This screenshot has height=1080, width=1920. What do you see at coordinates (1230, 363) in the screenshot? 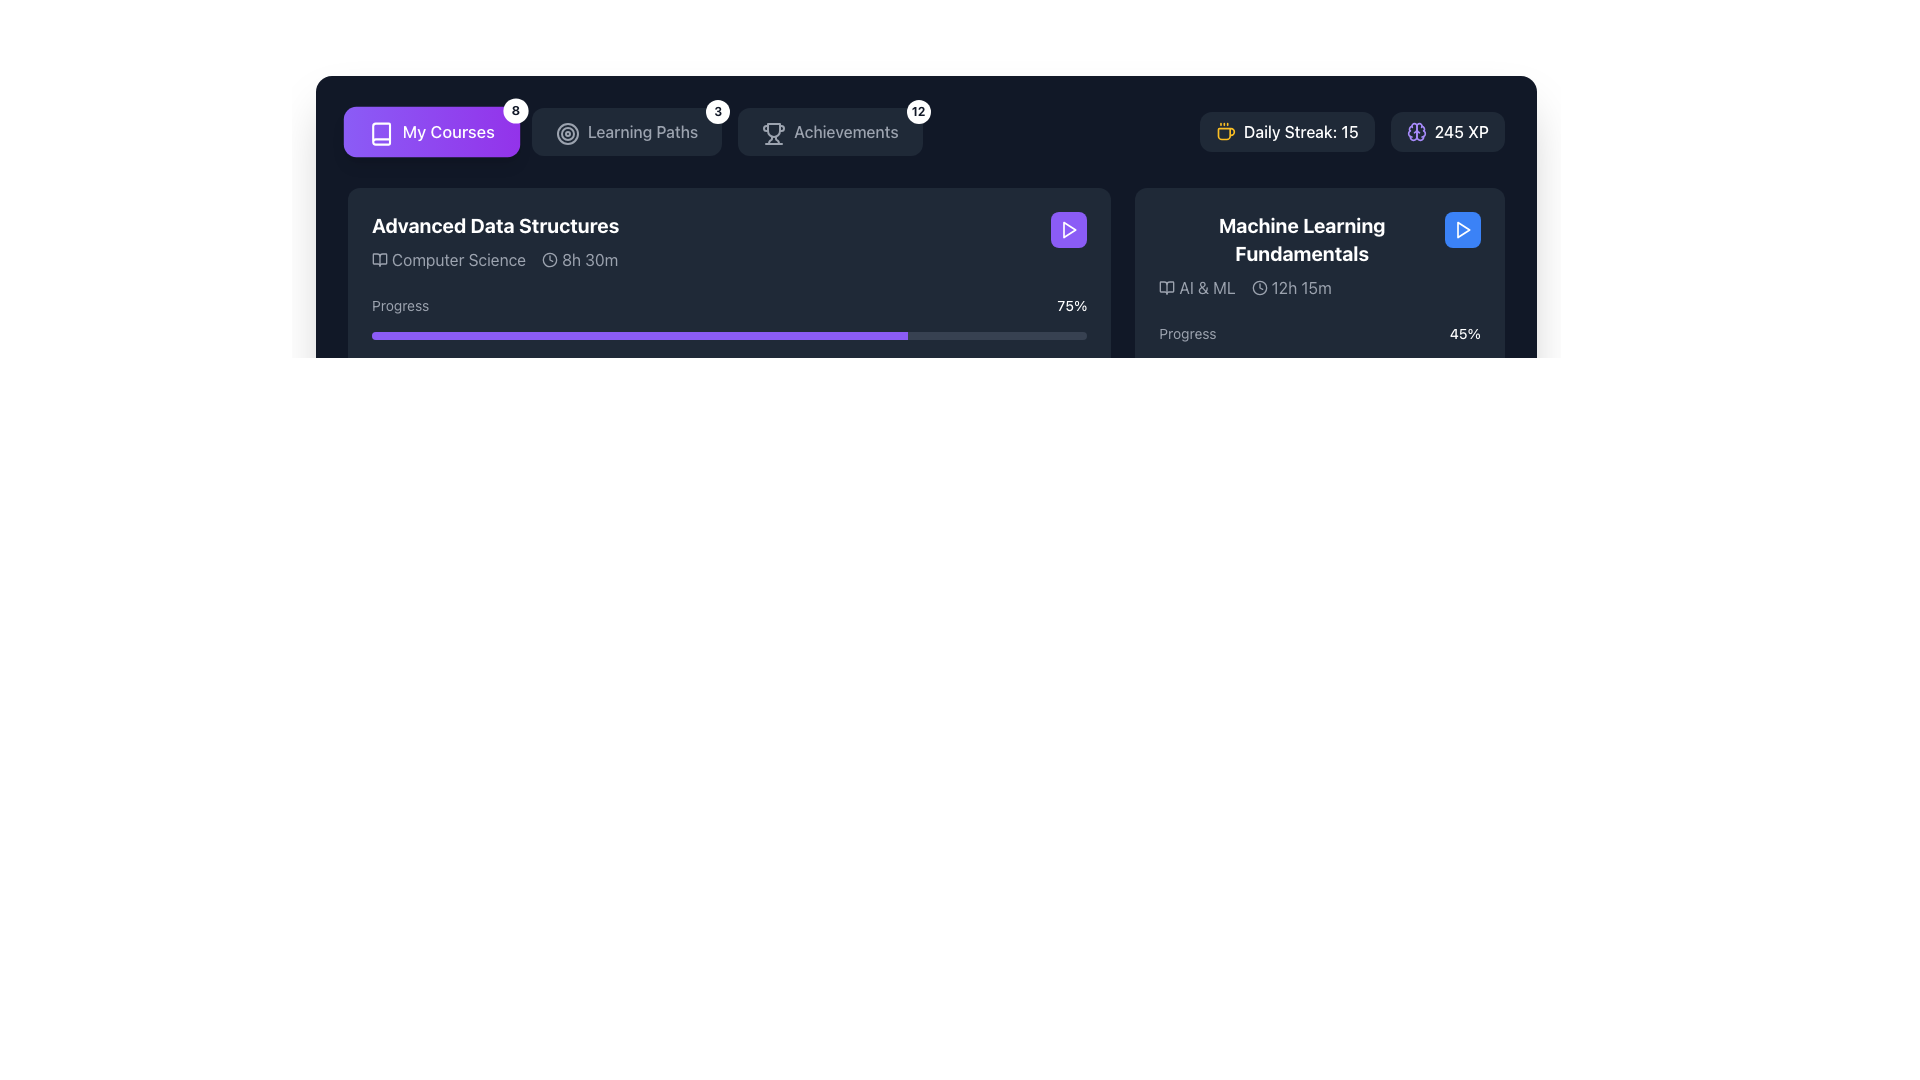
I see `the progression of the blue horizontally-oriented progress bar located below the 'Progress' label in the 'Machine Learning Fundamentals' card` at bounding box center [1230, 363].